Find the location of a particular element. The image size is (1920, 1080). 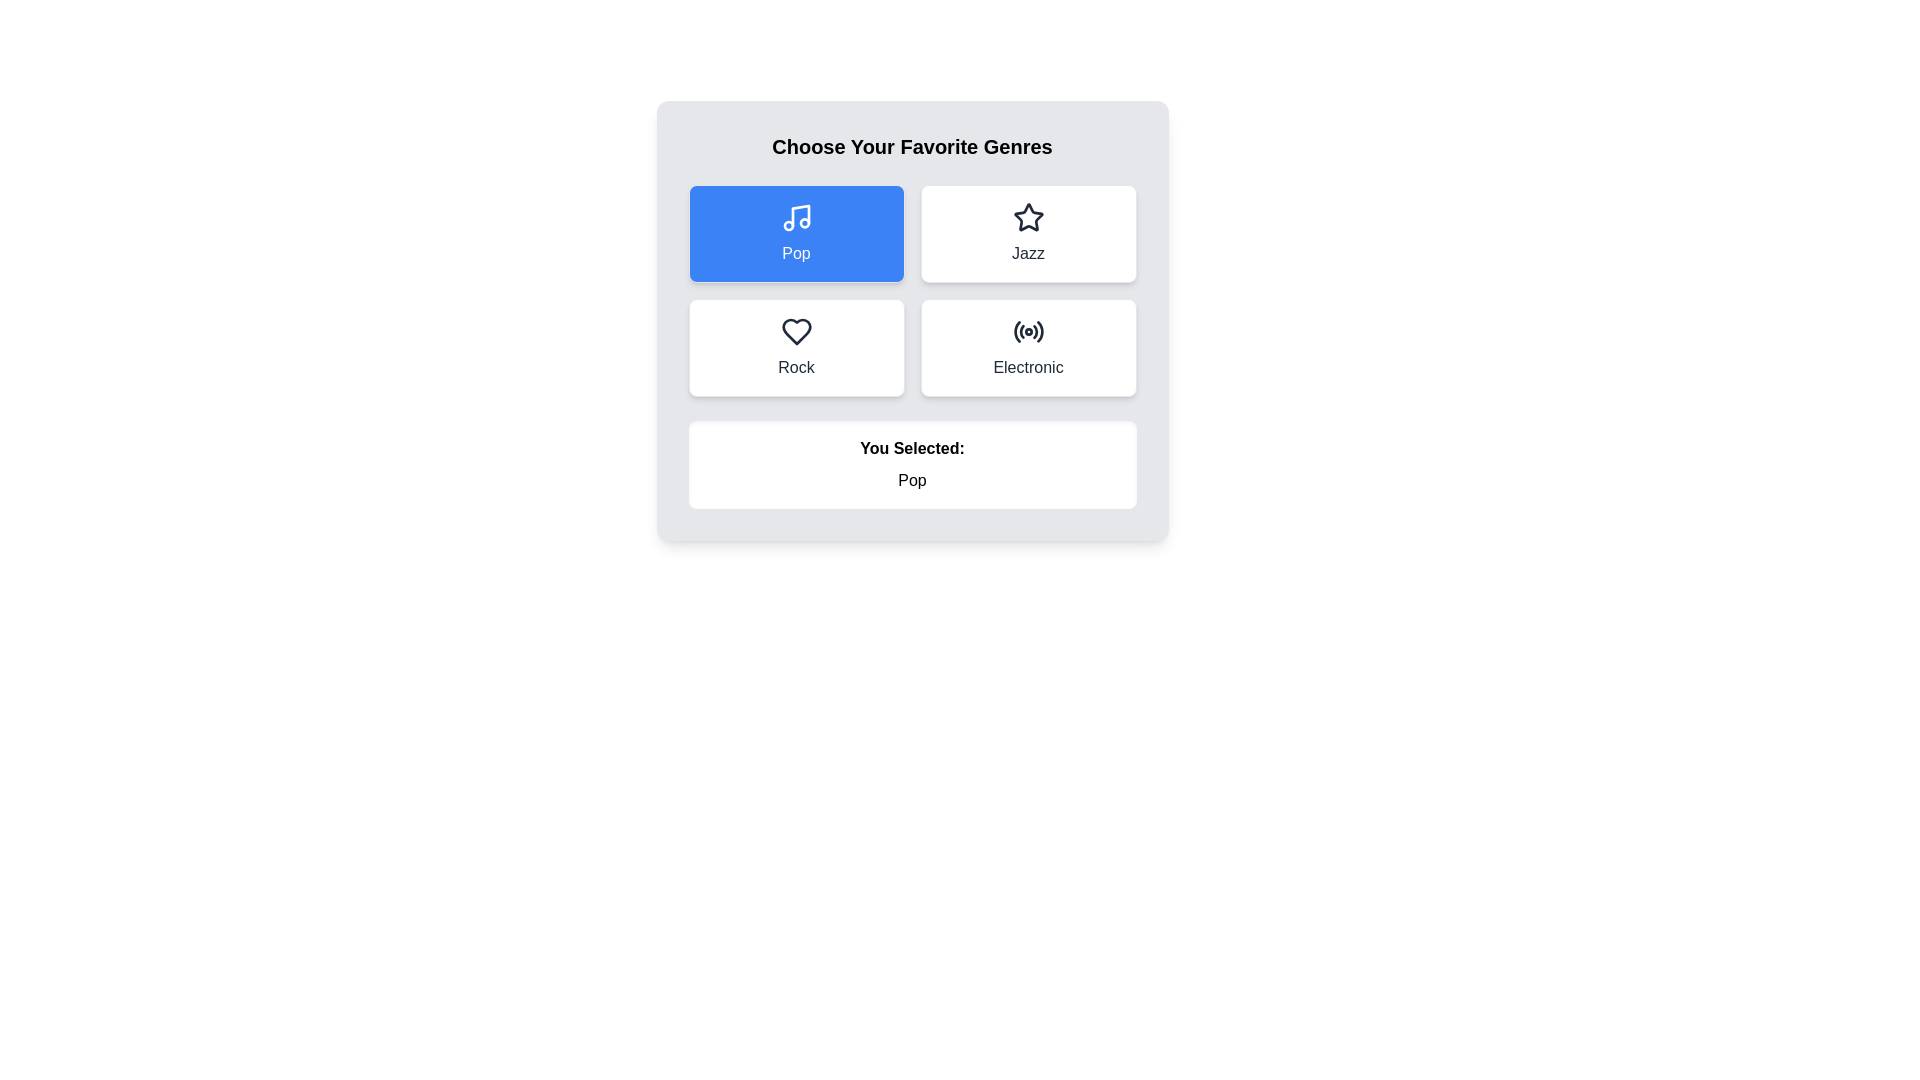

the genre button labeled Rock to observe the hover effect is located at coordinates (795, 346).